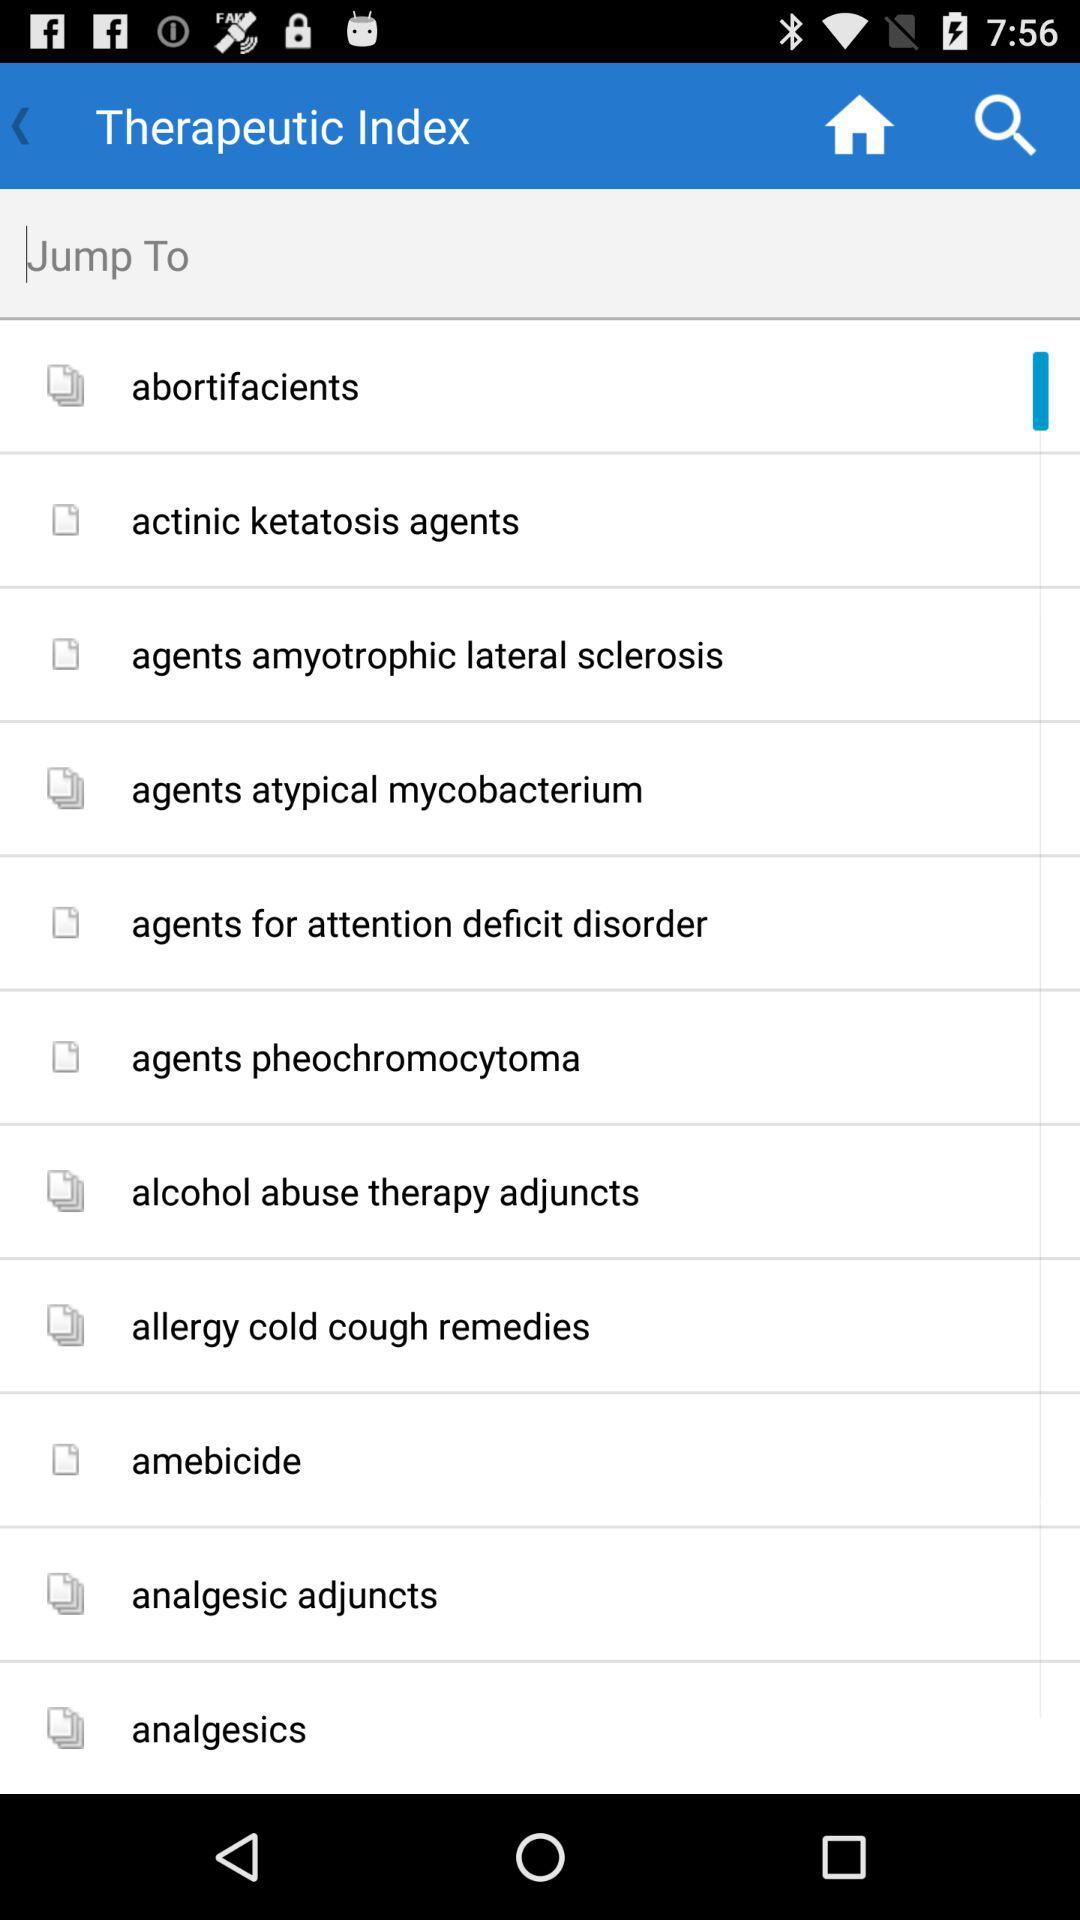 The image size is (1080, 1920). Describe the element at coordinates (597, 1325) in the screenshot. I see `allergy cold cough item` at that location.